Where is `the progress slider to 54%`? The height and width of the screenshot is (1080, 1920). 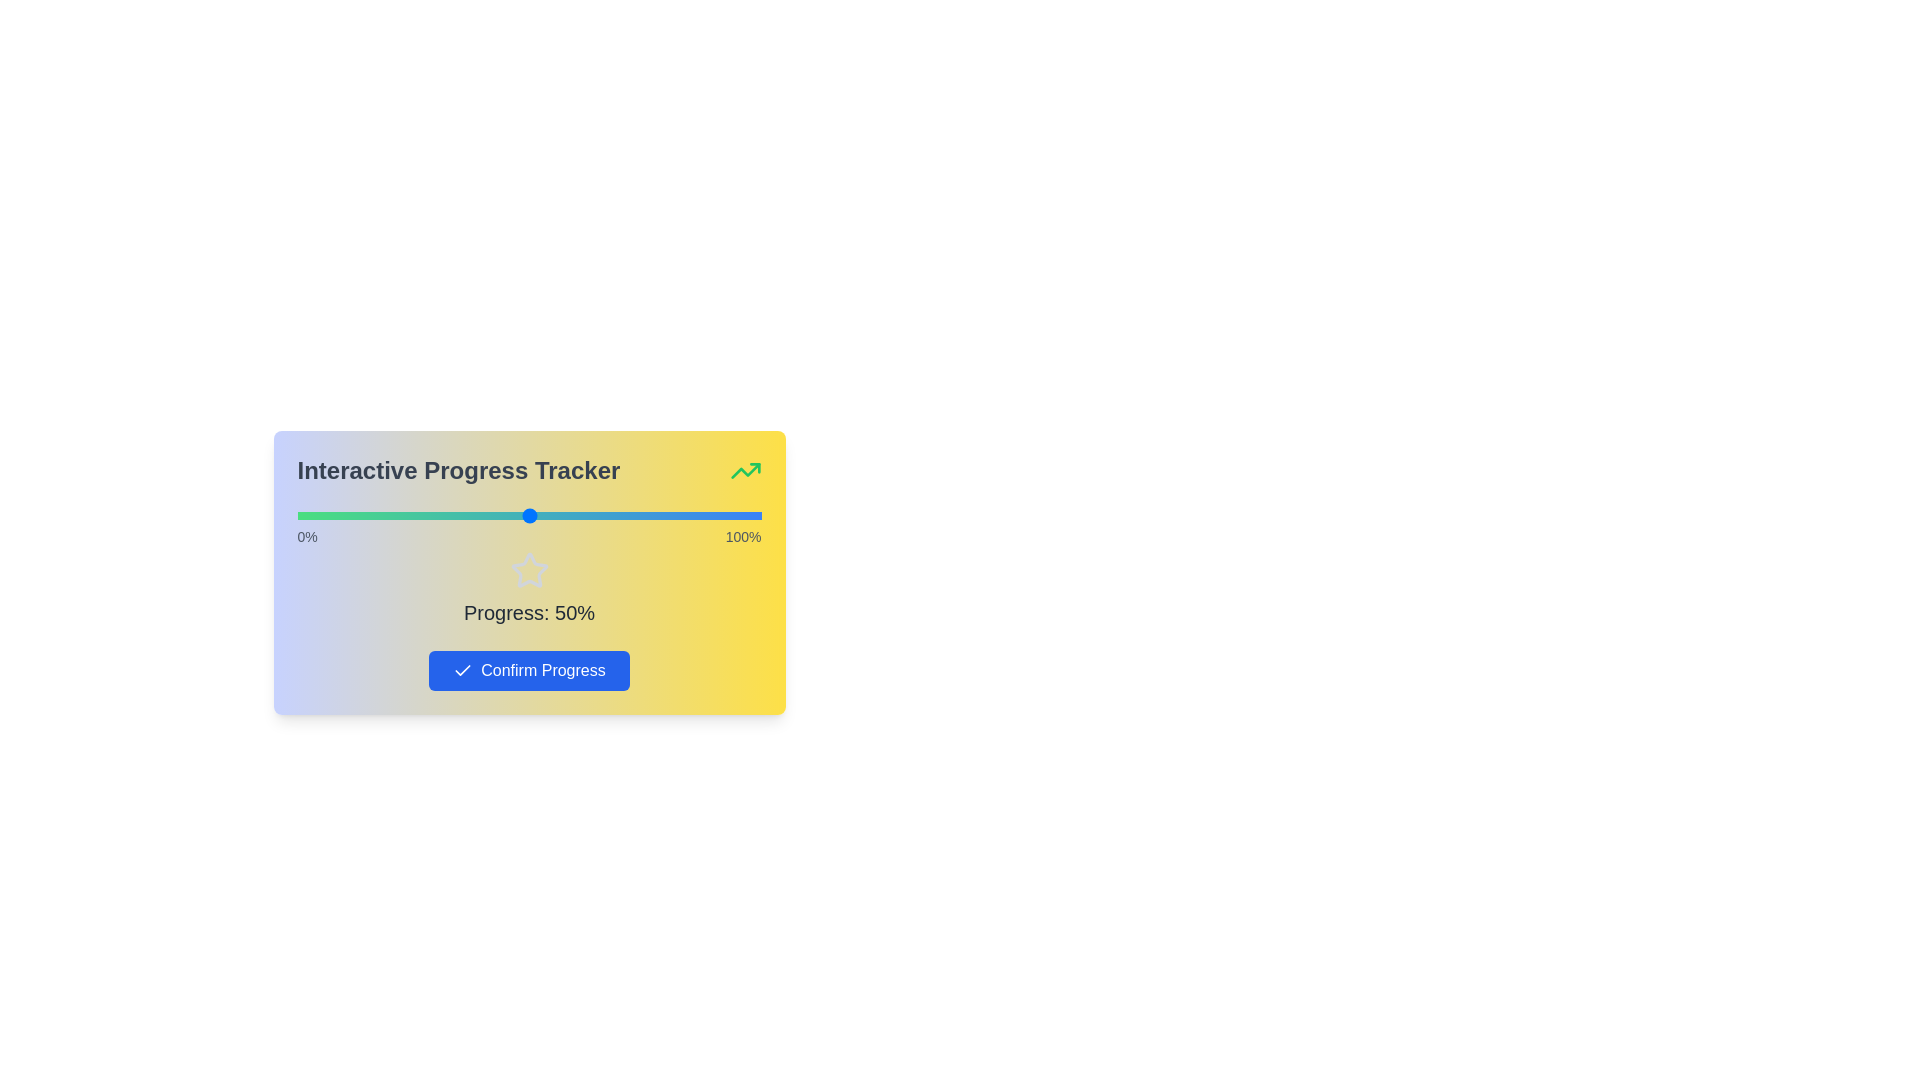
the progress slider to 54% is located at coordinates (547, 515).